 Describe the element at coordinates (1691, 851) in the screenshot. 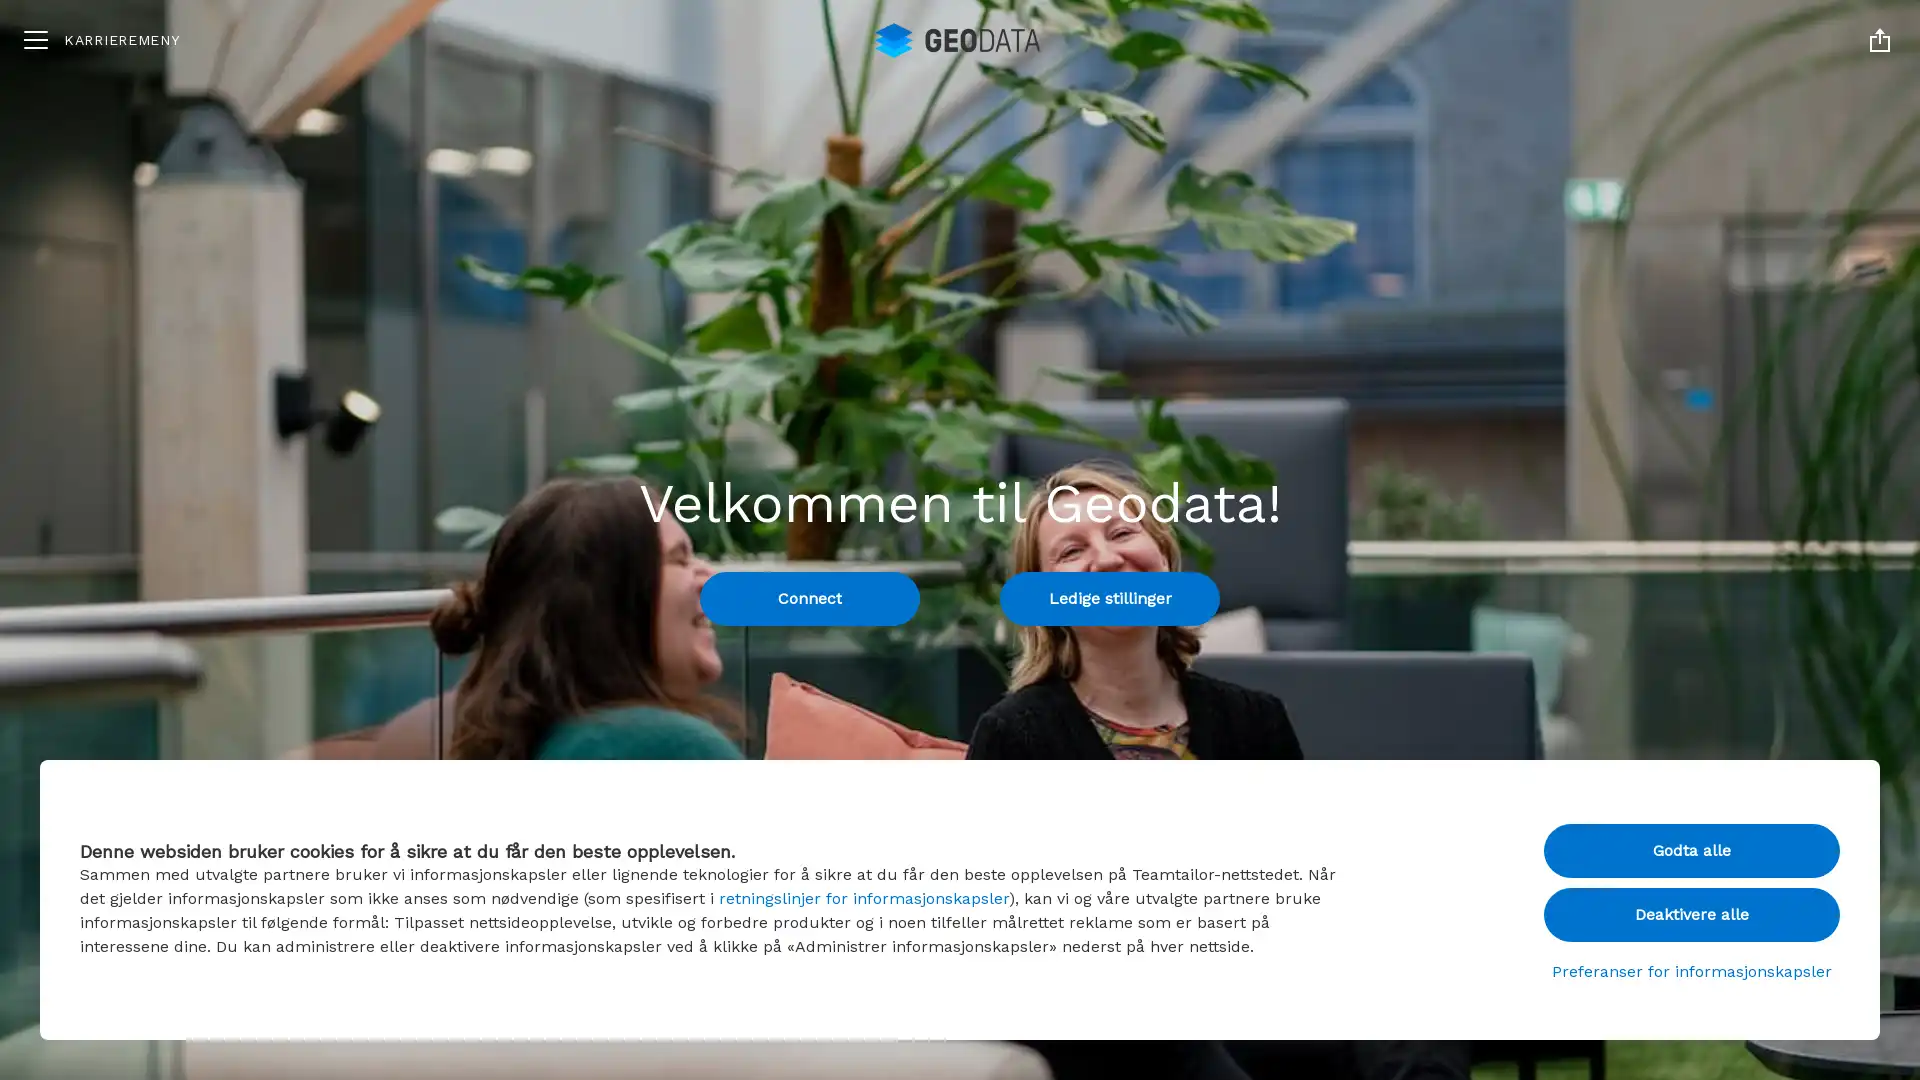

I see `Godta alle` at that location.